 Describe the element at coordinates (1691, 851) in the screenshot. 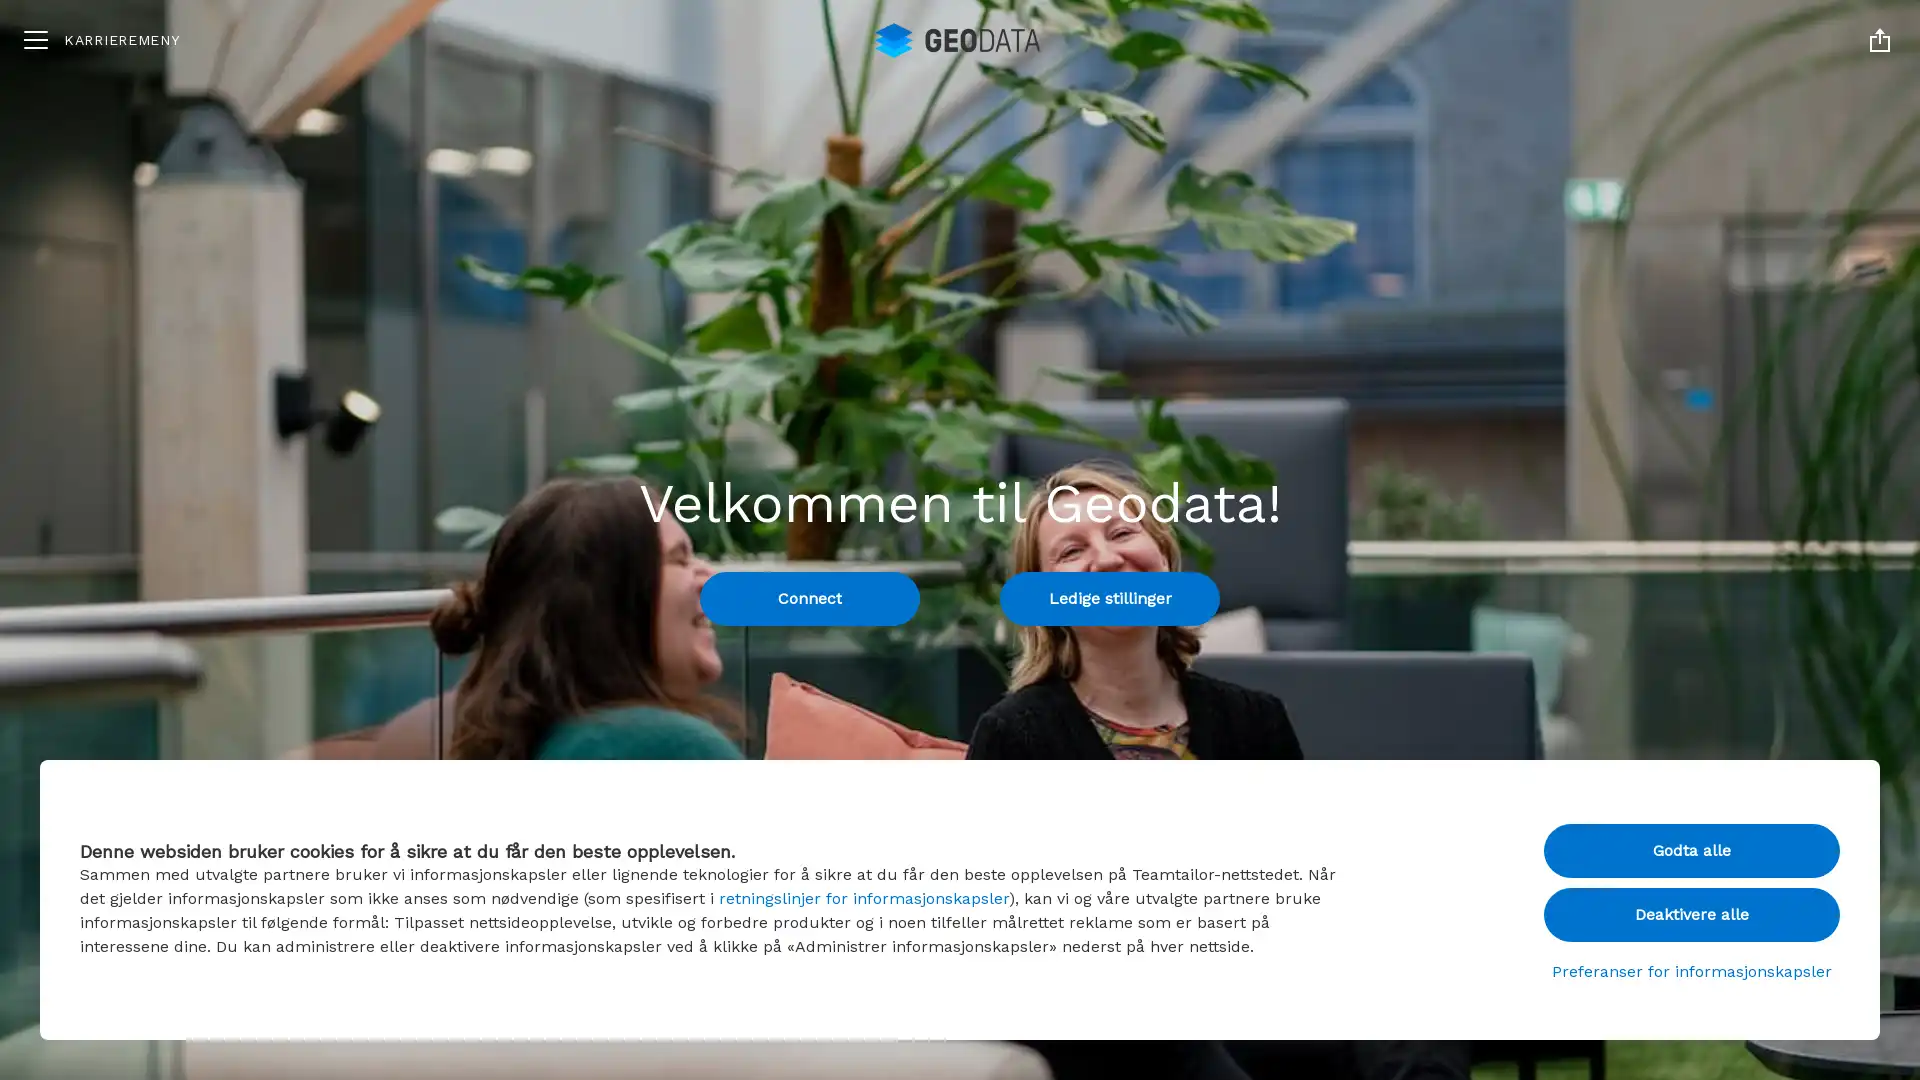

I see `Godta alle` at that location.